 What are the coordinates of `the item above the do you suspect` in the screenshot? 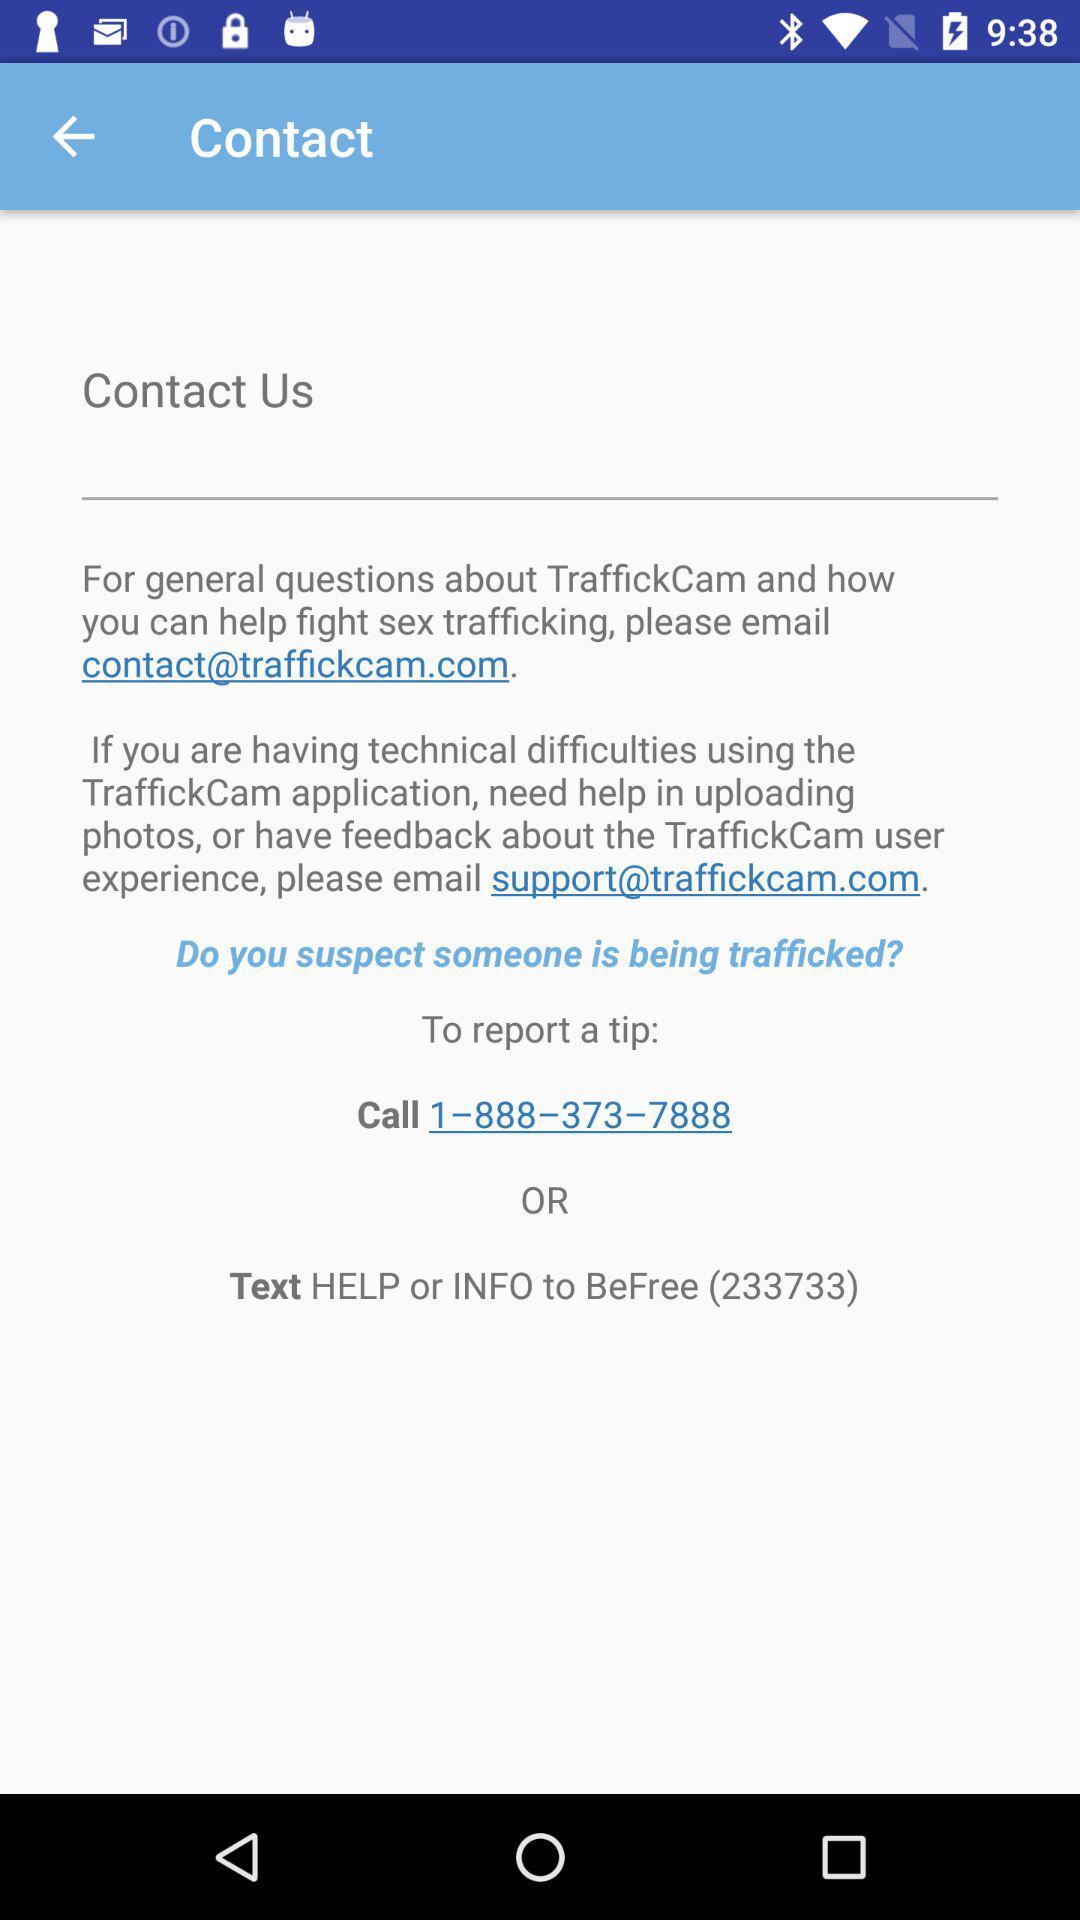 It's located at (540, 726).